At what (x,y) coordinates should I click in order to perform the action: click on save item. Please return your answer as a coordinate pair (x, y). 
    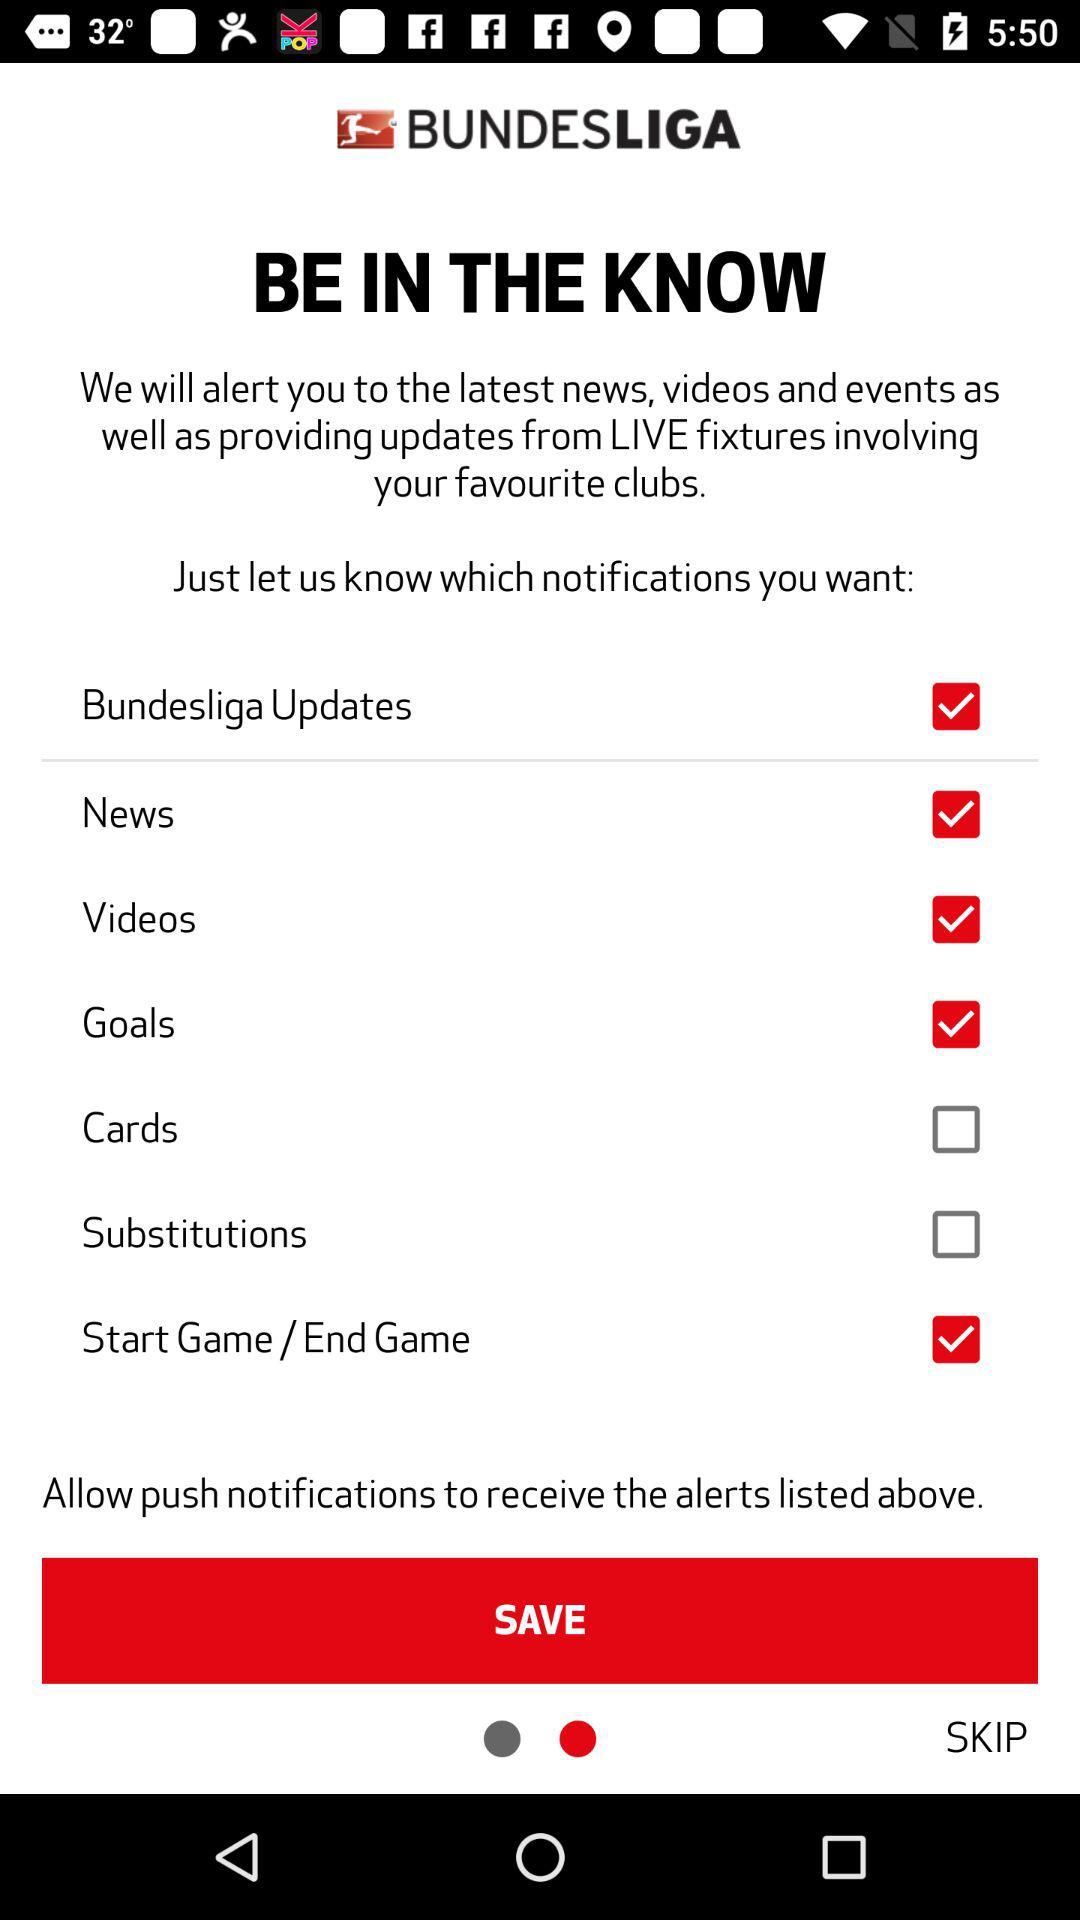
    Looking at the image, I should click on (540, 1620).